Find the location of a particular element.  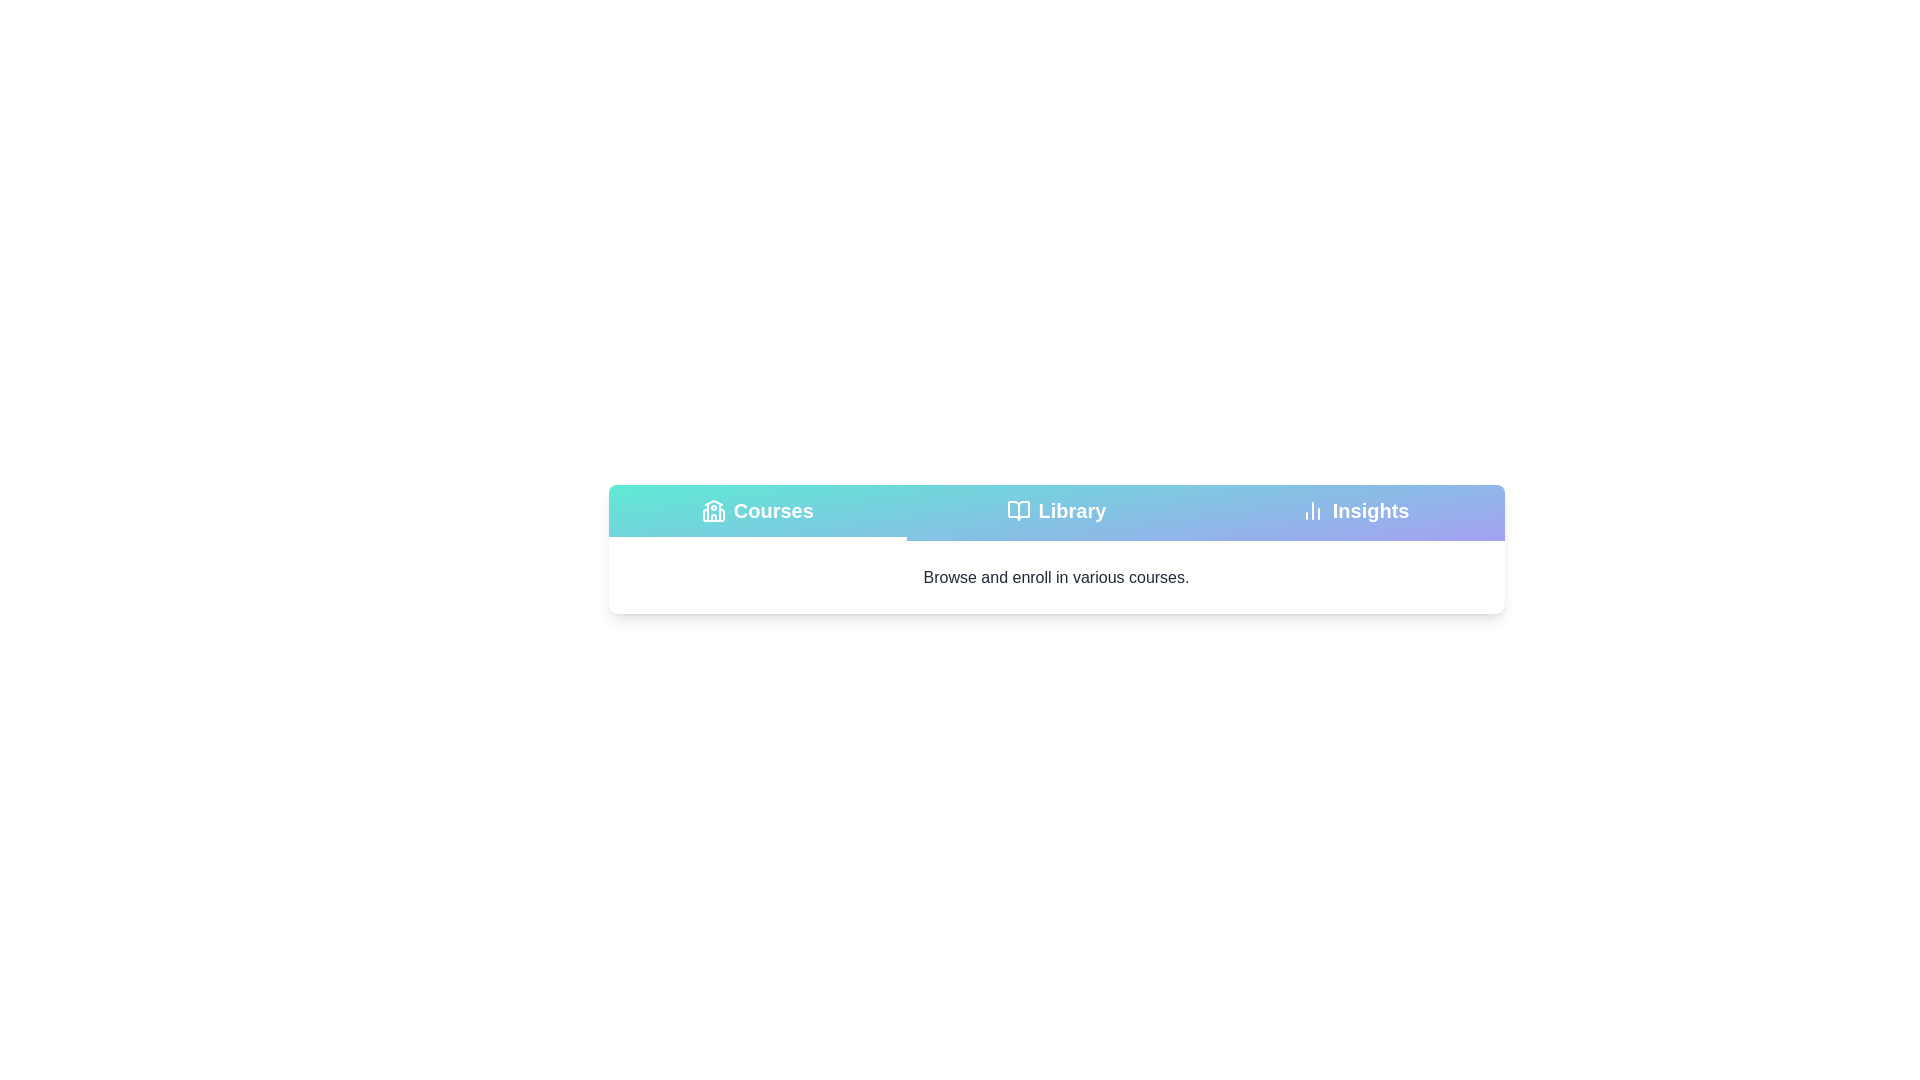

the tab labeled Courses to view its associated content is located at coordinates (756, 512).